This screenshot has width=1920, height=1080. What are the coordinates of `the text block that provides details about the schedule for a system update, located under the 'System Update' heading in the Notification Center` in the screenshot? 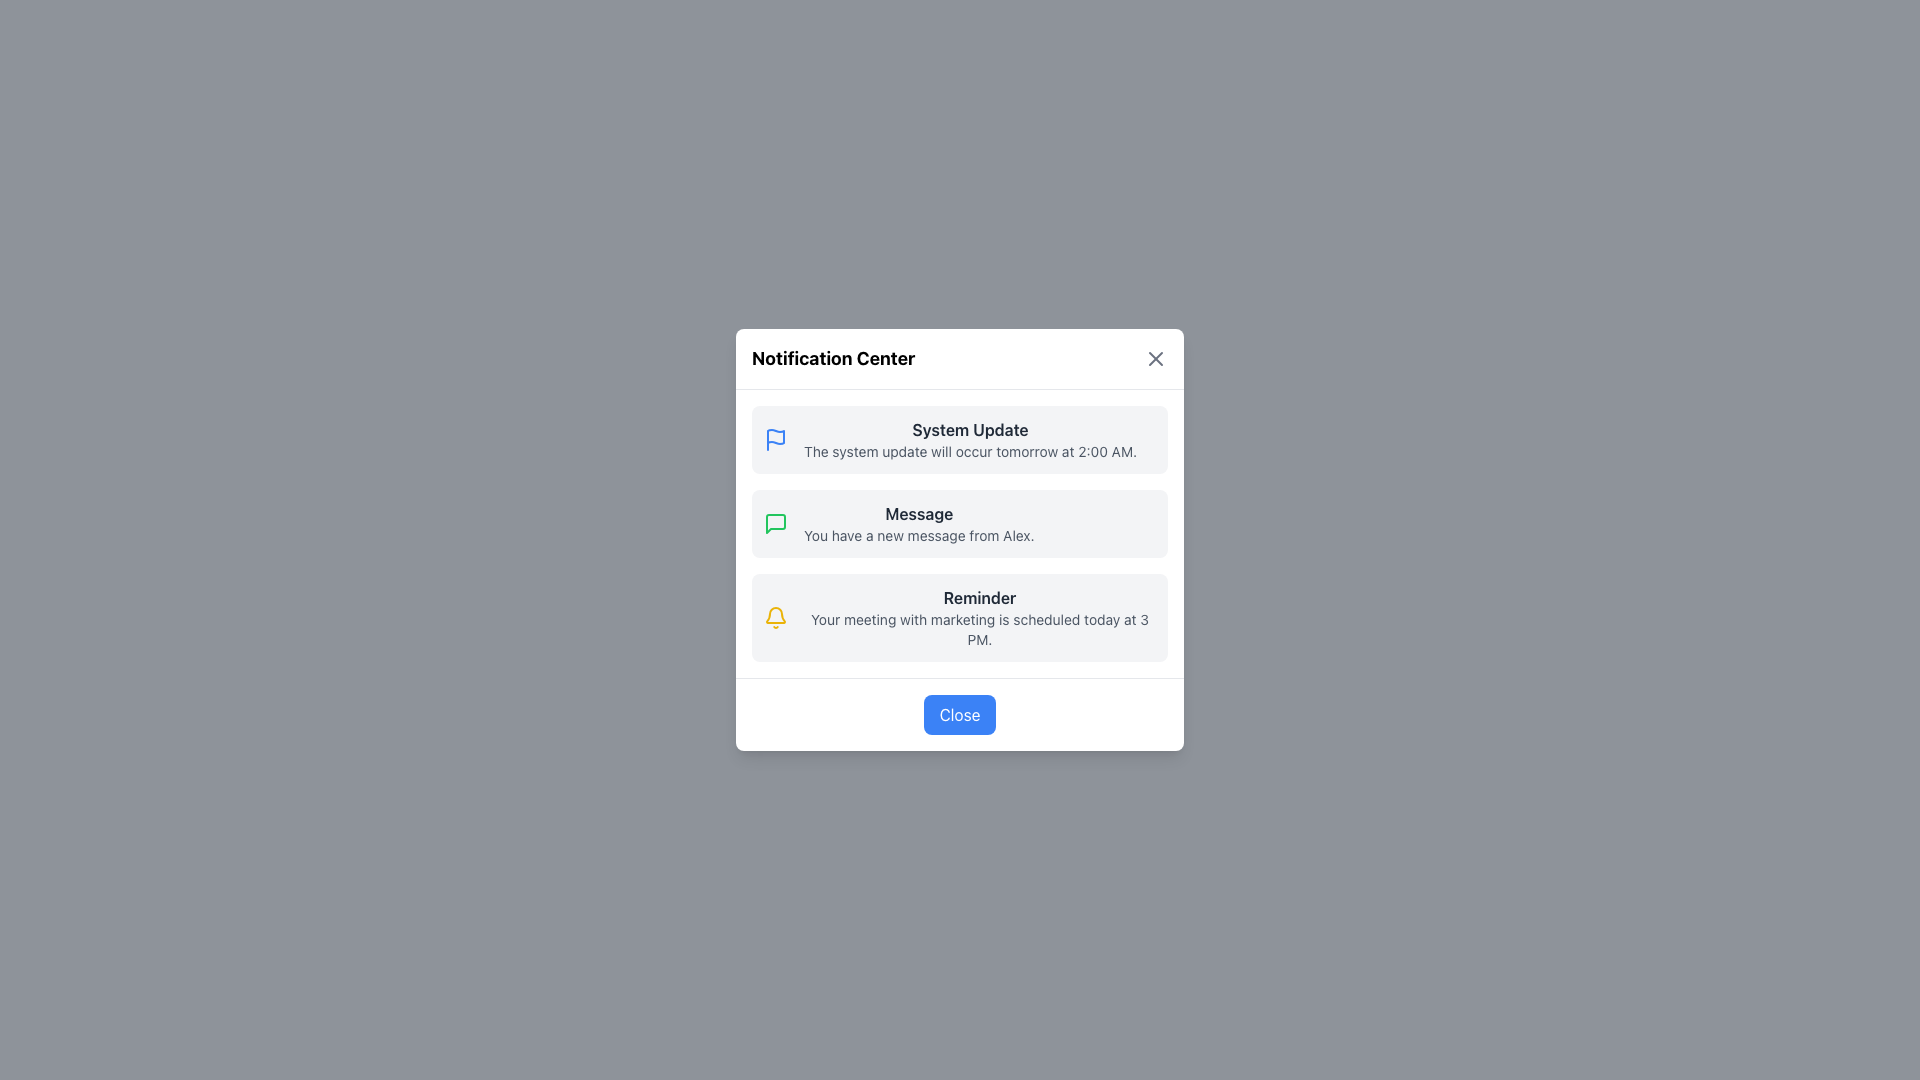 It's located at (970, 451).